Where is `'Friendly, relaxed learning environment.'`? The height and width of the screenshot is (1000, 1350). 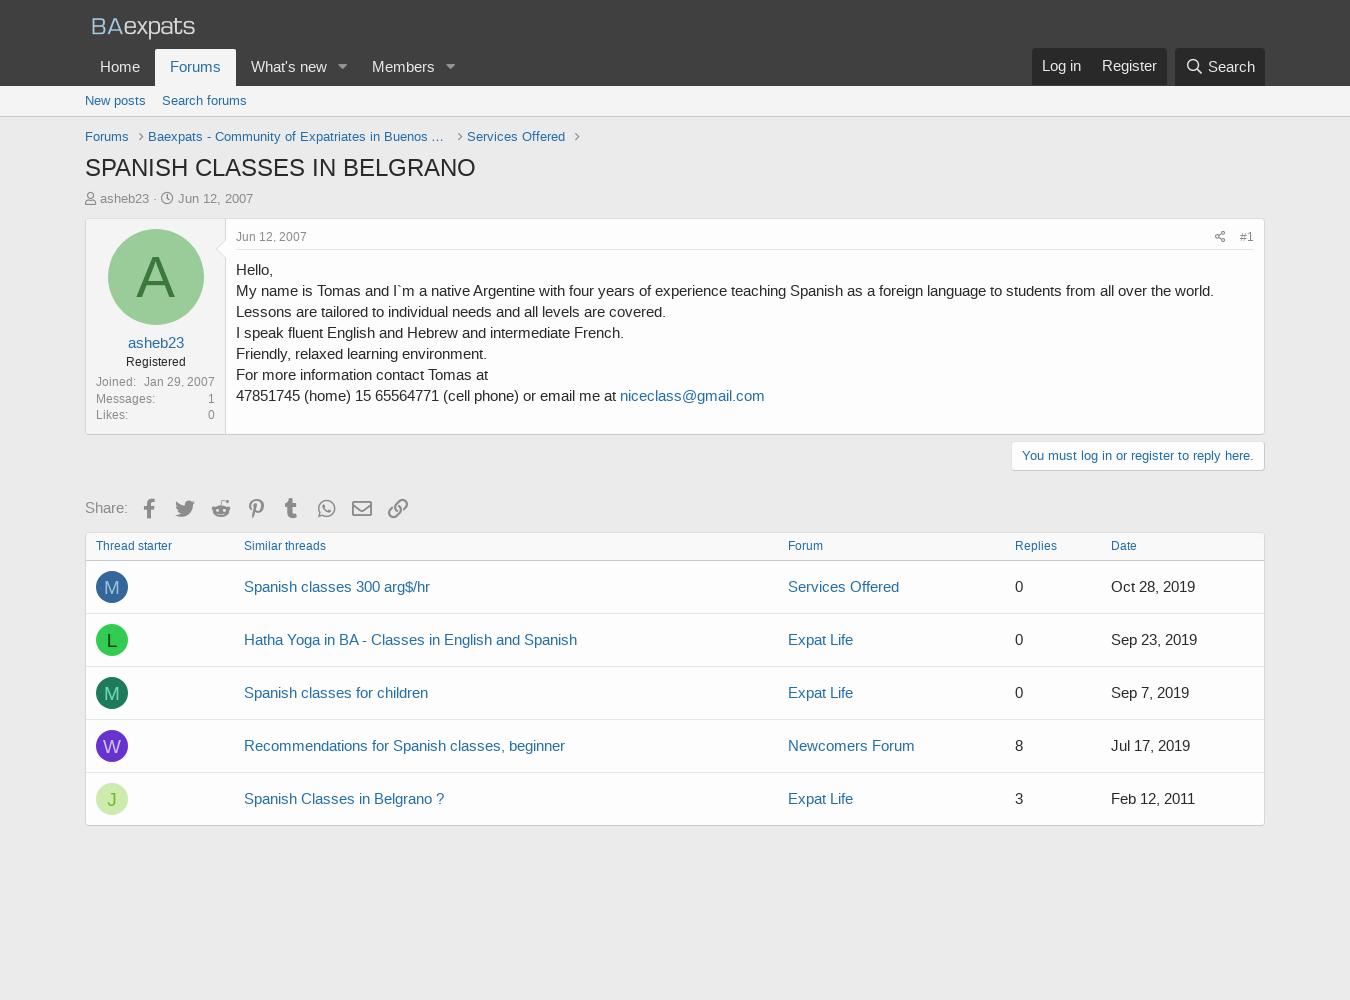
'Friendly, relaxed learning environment.' is located at coordinates (361, 353).